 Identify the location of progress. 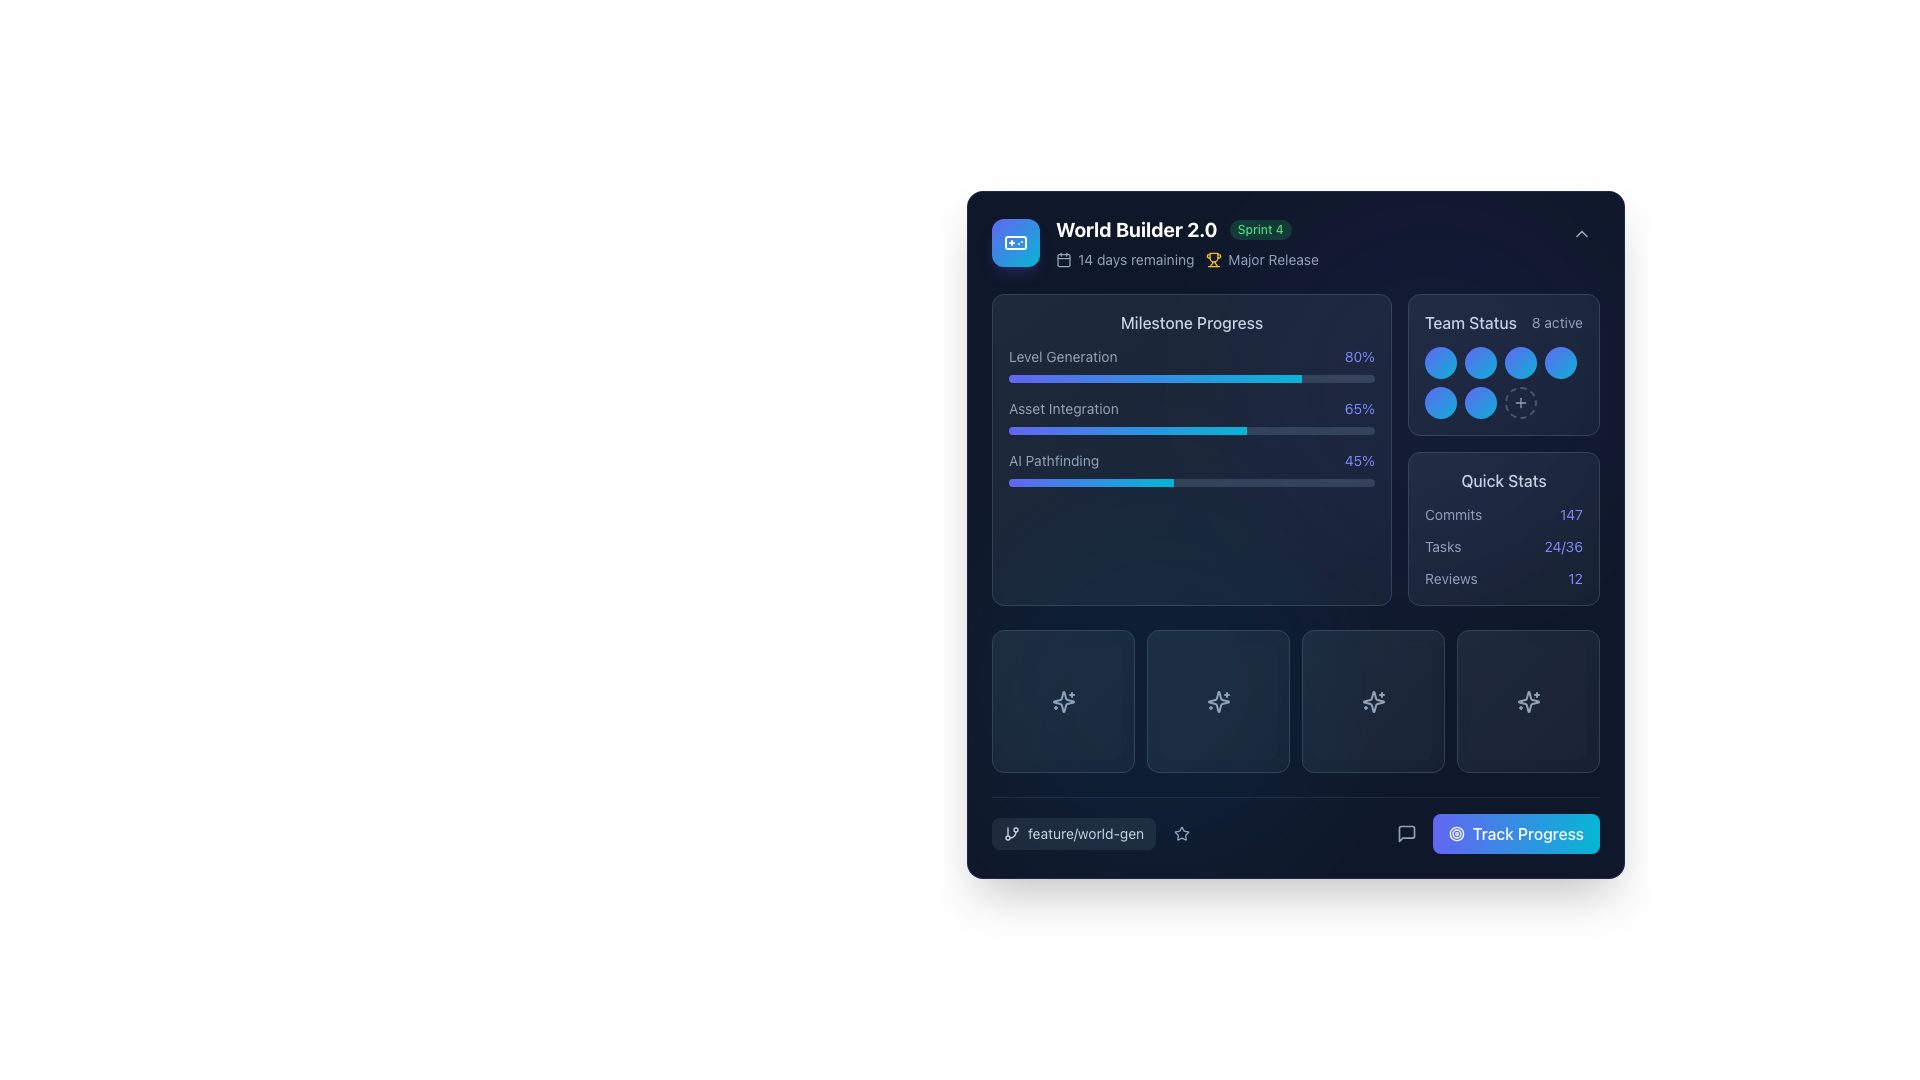
(1089, 378).